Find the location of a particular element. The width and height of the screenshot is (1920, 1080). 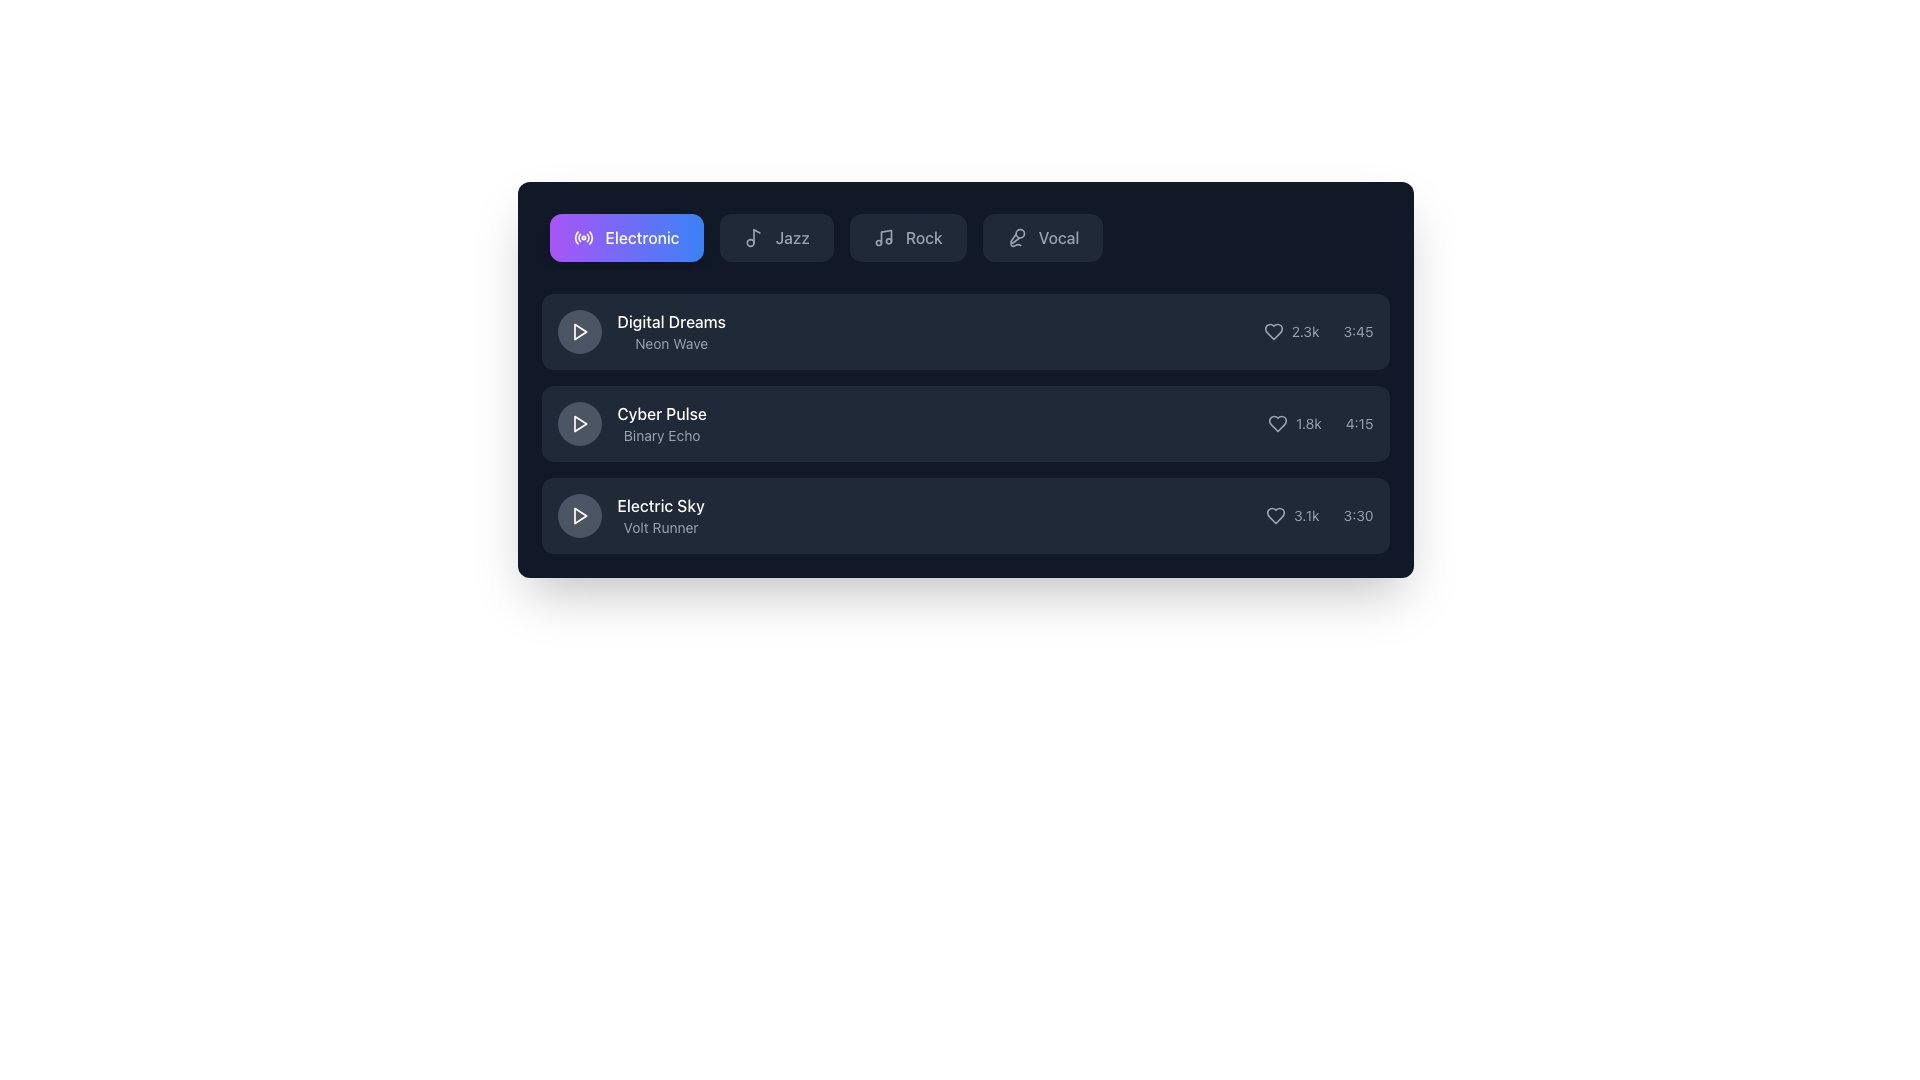

the playlist item titled 'Electric Sky' by 'Volt Runner' is located at coordinates (965, 515).